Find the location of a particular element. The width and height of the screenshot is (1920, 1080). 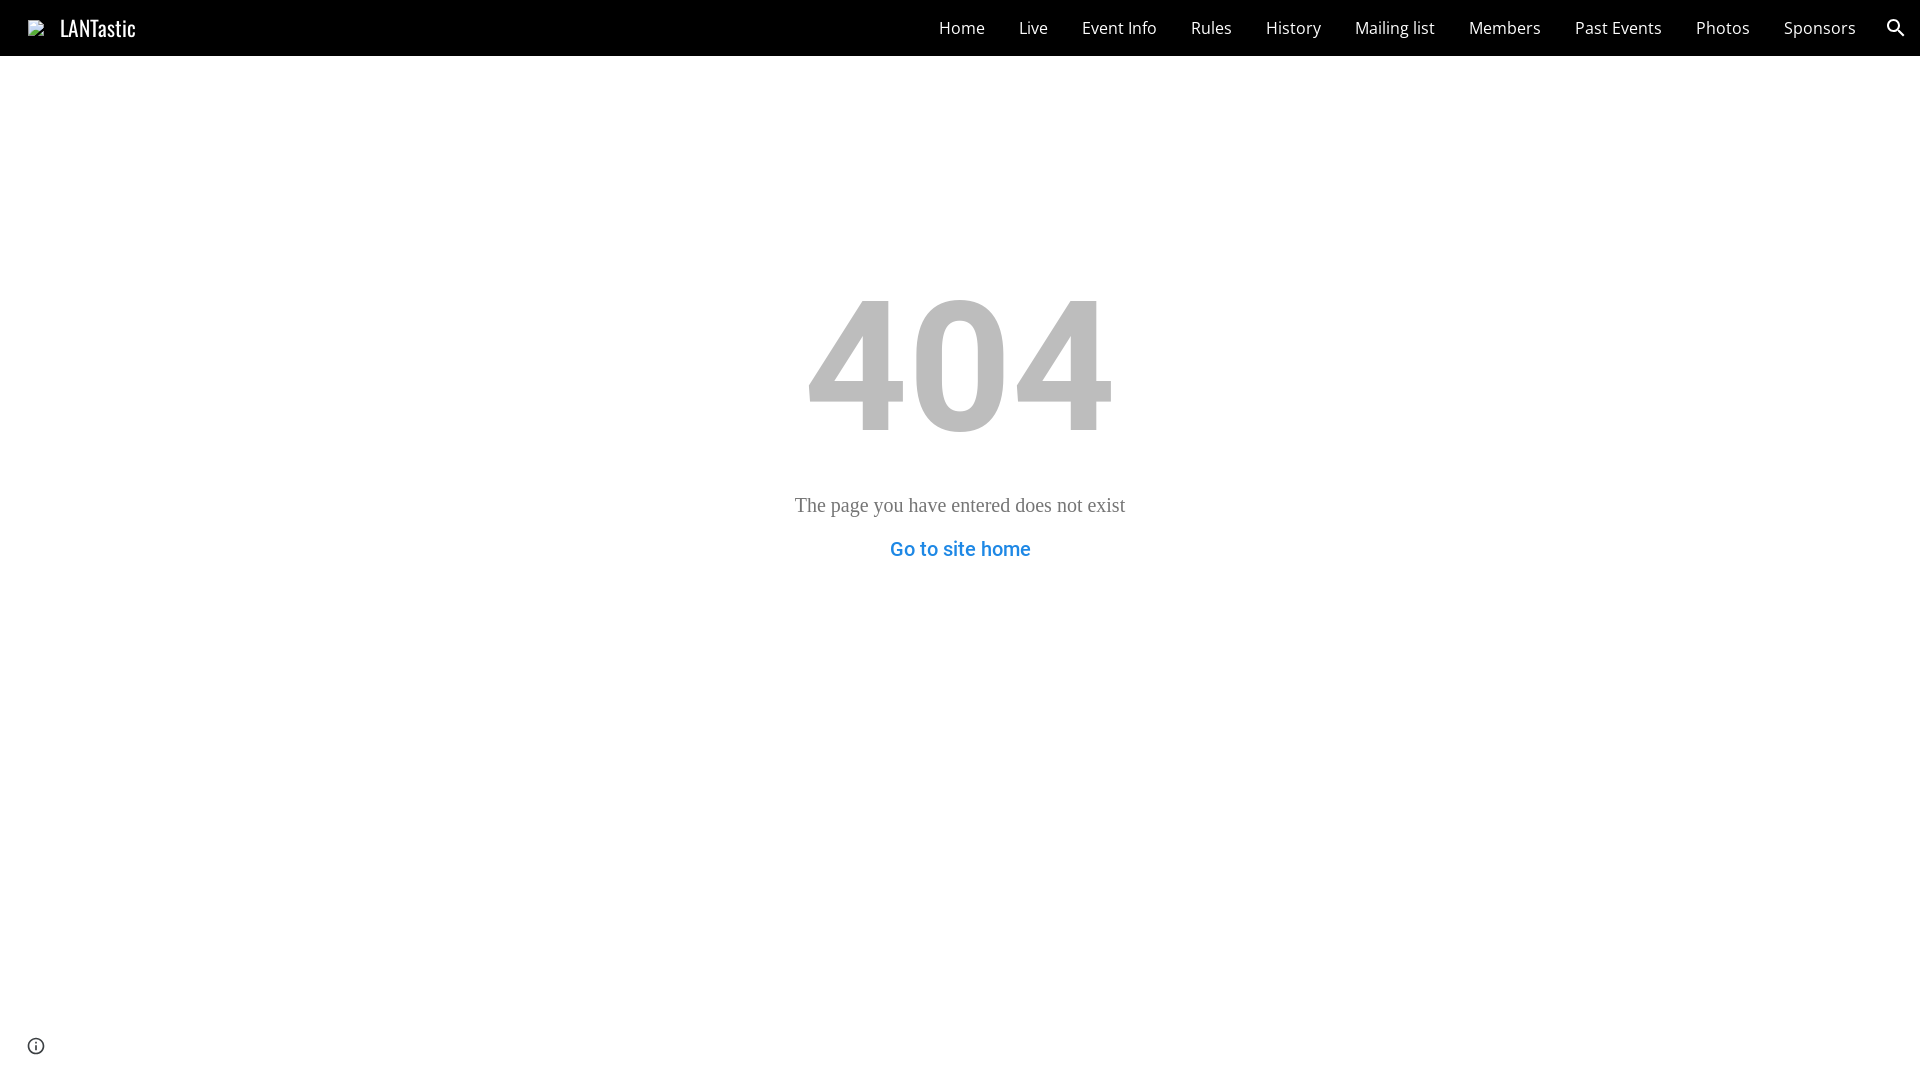

'Event Info' is located at coordinates (1118, 27).